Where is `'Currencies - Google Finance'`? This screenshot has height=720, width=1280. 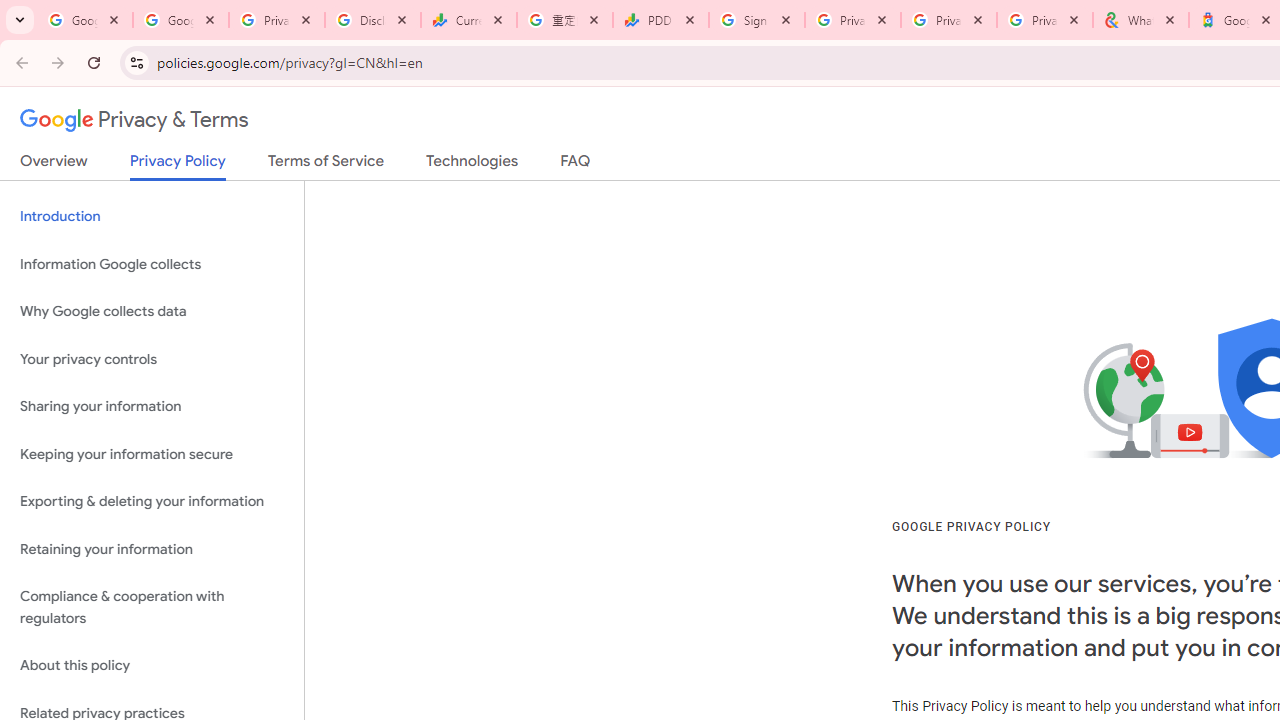 'Currencies - Google Finance' is located at coordinates (468, 20).